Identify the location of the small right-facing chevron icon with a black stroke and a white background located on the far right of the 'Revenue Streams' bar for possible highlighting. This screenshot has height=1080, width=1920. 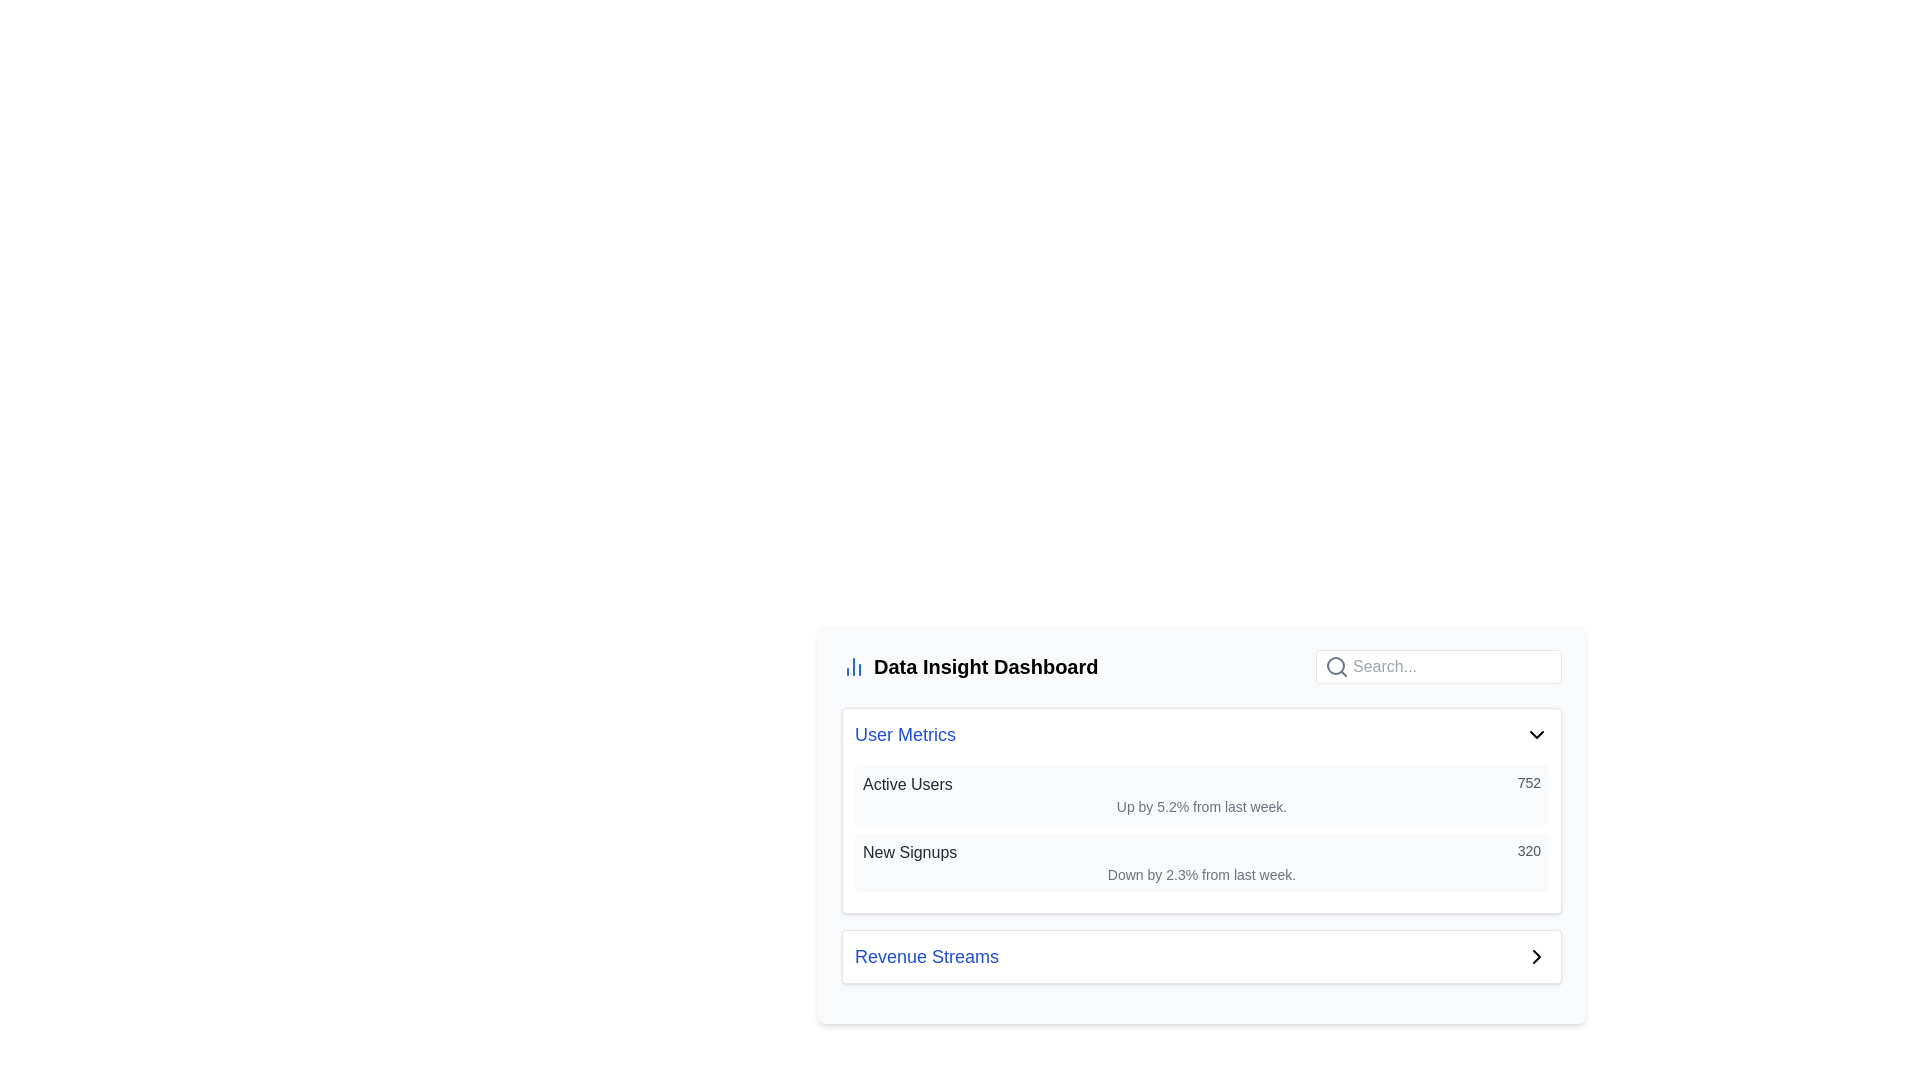
(1535, 955).